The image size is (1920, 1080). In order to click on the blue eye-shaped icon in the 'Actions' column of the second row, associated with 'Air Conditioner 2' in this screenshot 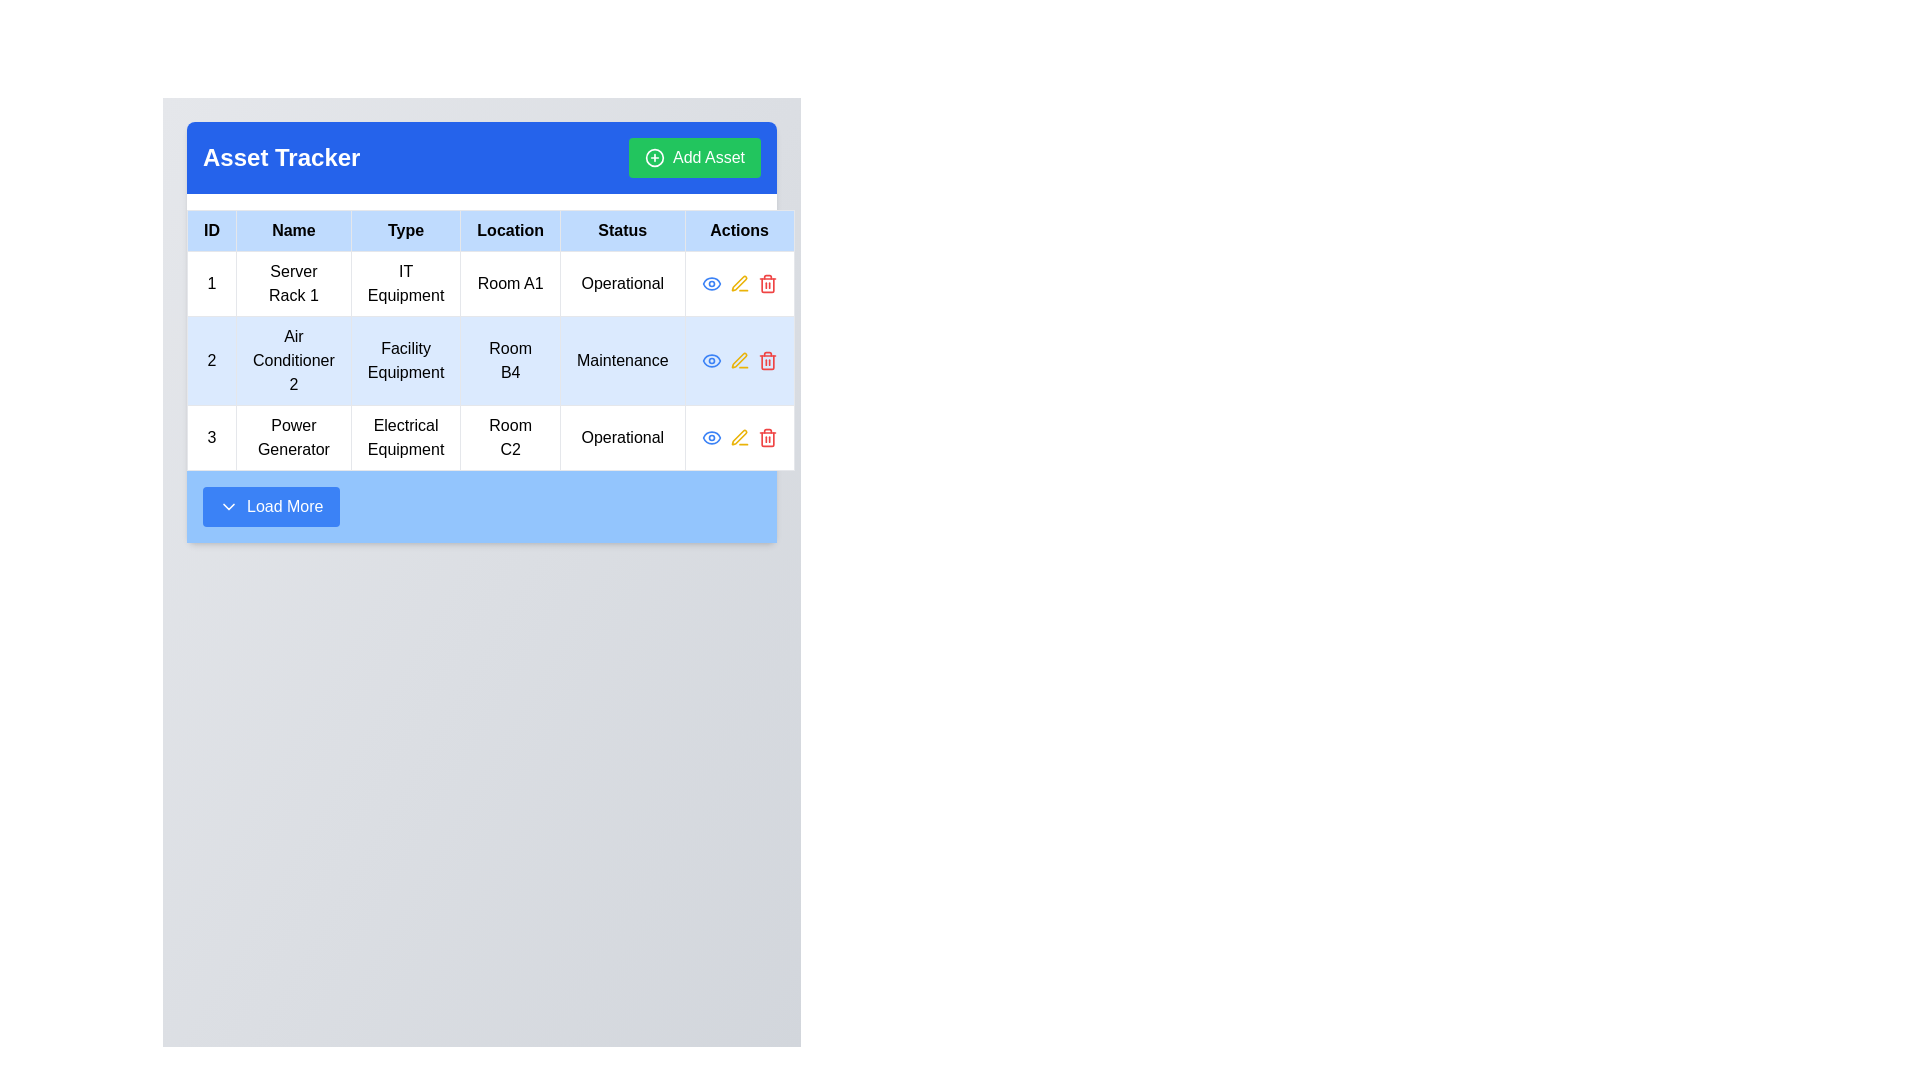, I will do `click(711, 284)`.